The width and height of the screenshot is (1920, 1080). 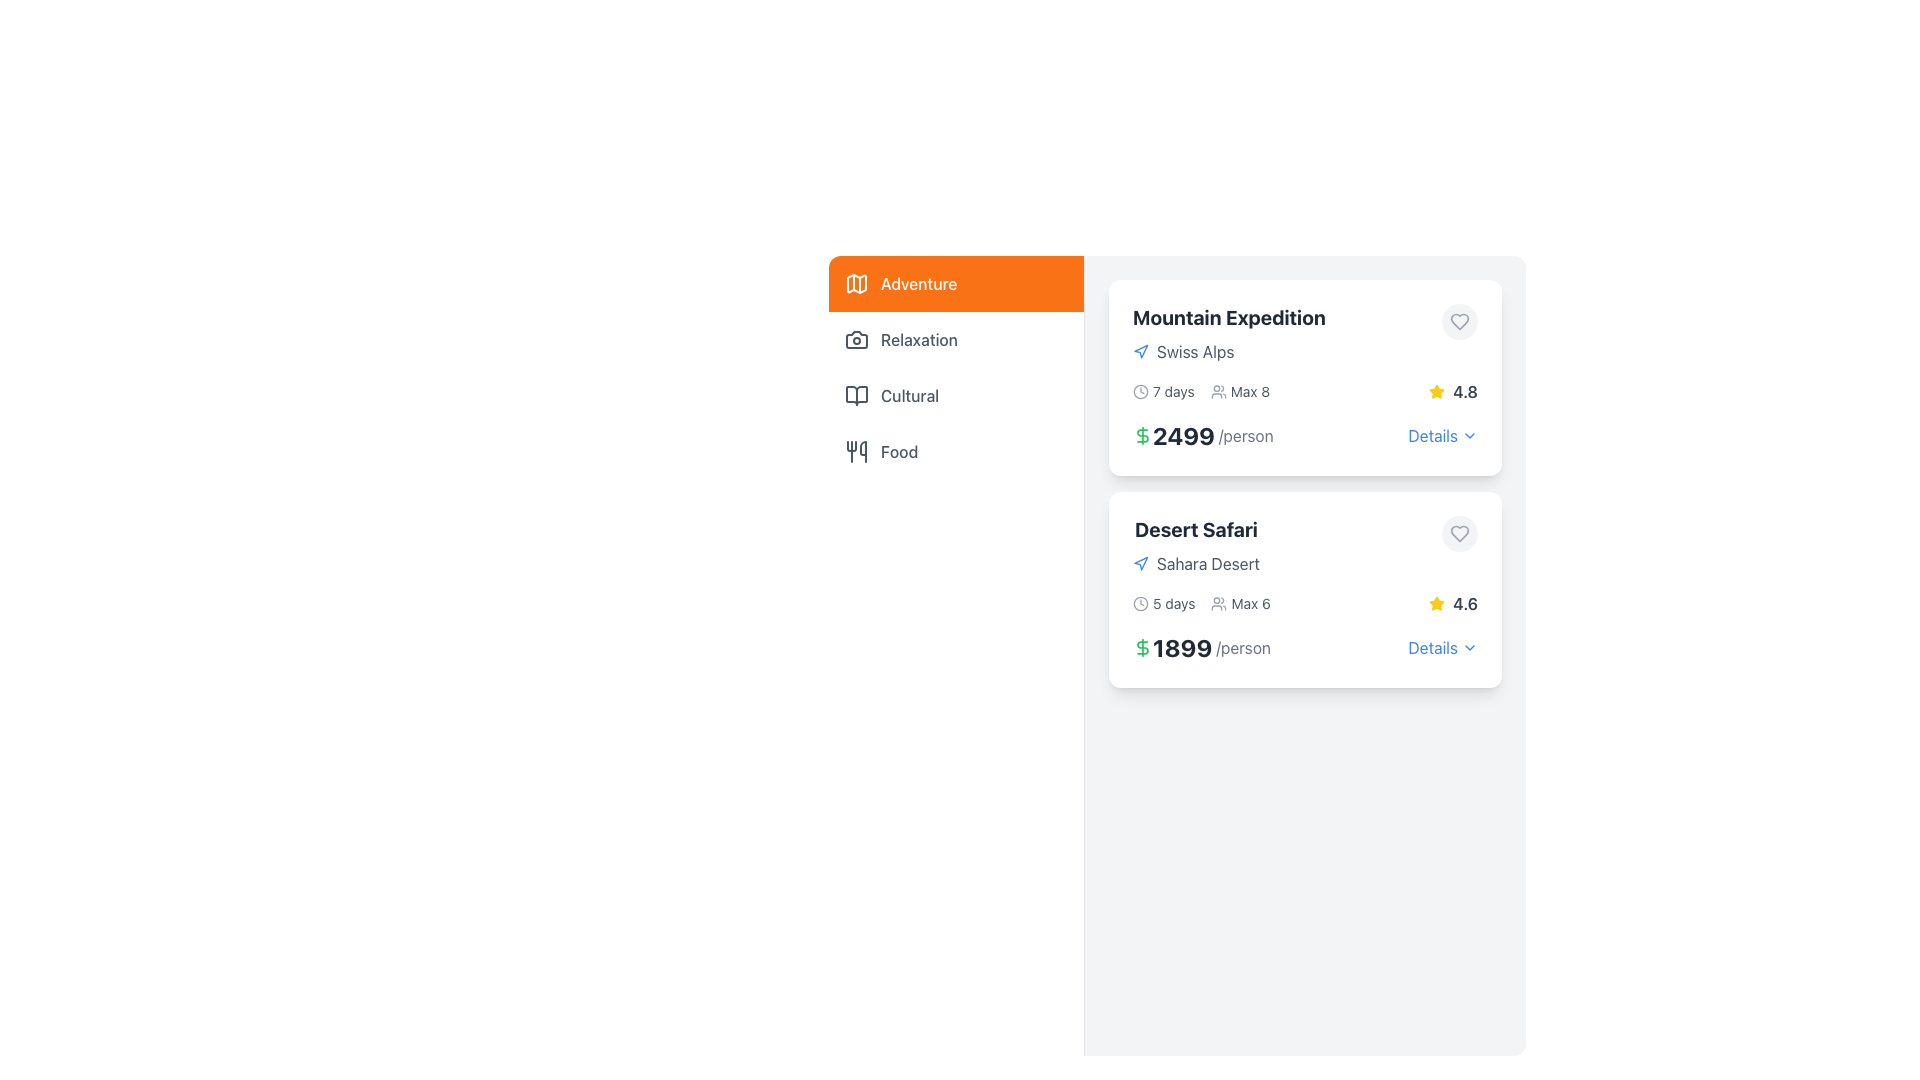 I want to click on the static text label reading 'Max 6', which is styled in light gray and provides supplemental information about trip participants, so click(x=1250, y=603).